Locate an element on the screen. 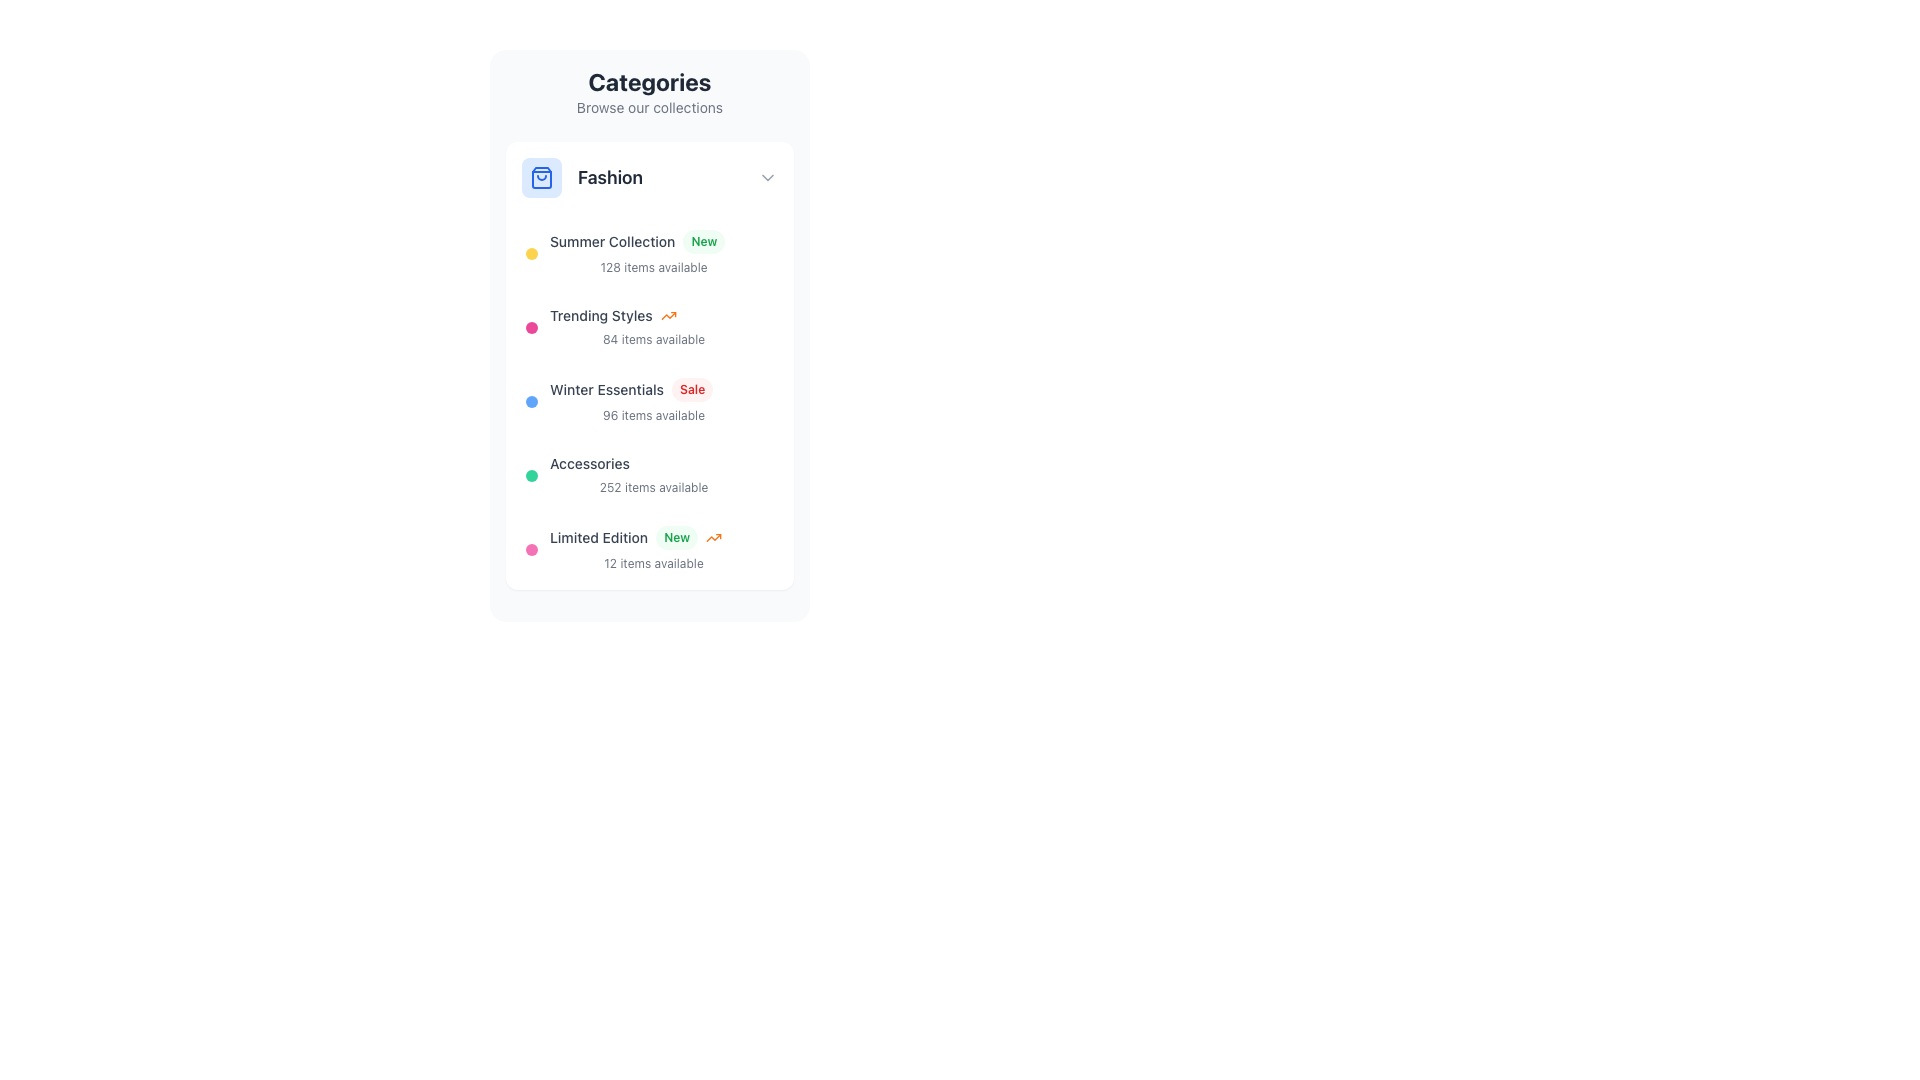 This screenshot has height=1080, width=1920. the second item in the vertical list of categories labeled 'Fashion', which serves as a navigational link to trending style items is located at coordinates (600, 315).